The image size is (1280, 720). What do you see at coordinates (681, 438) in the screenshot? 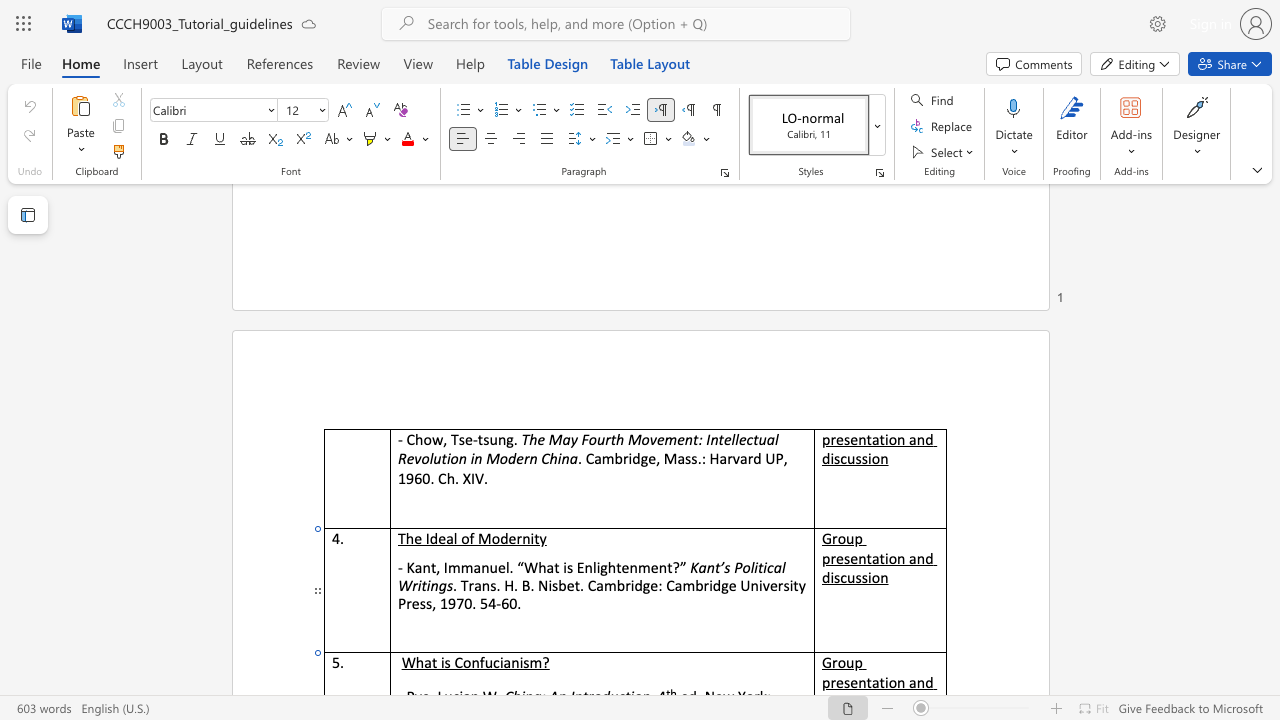
I see `the 3th character "e" in the text` at bounding box center [681, 438].